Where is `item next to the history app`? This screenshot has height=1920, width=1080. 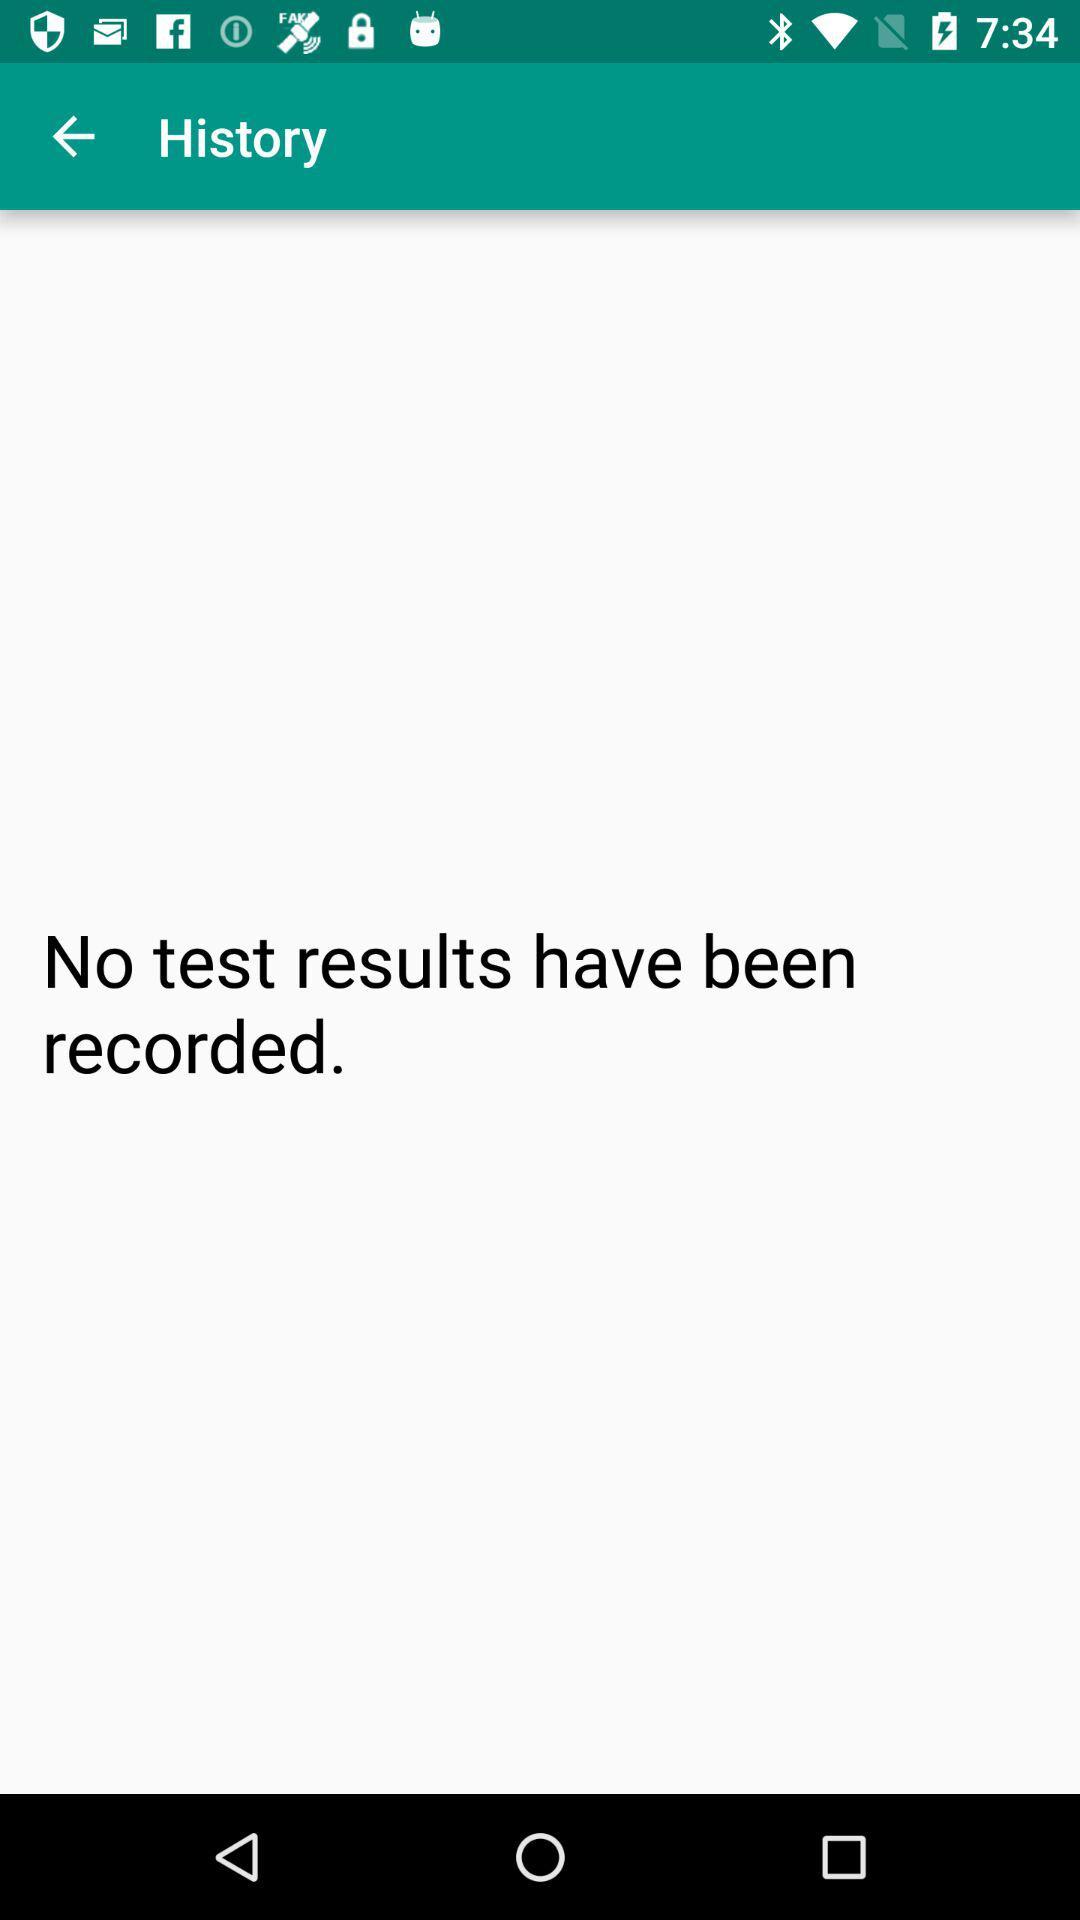 item next to the history app is located at coordinates (72, 135).